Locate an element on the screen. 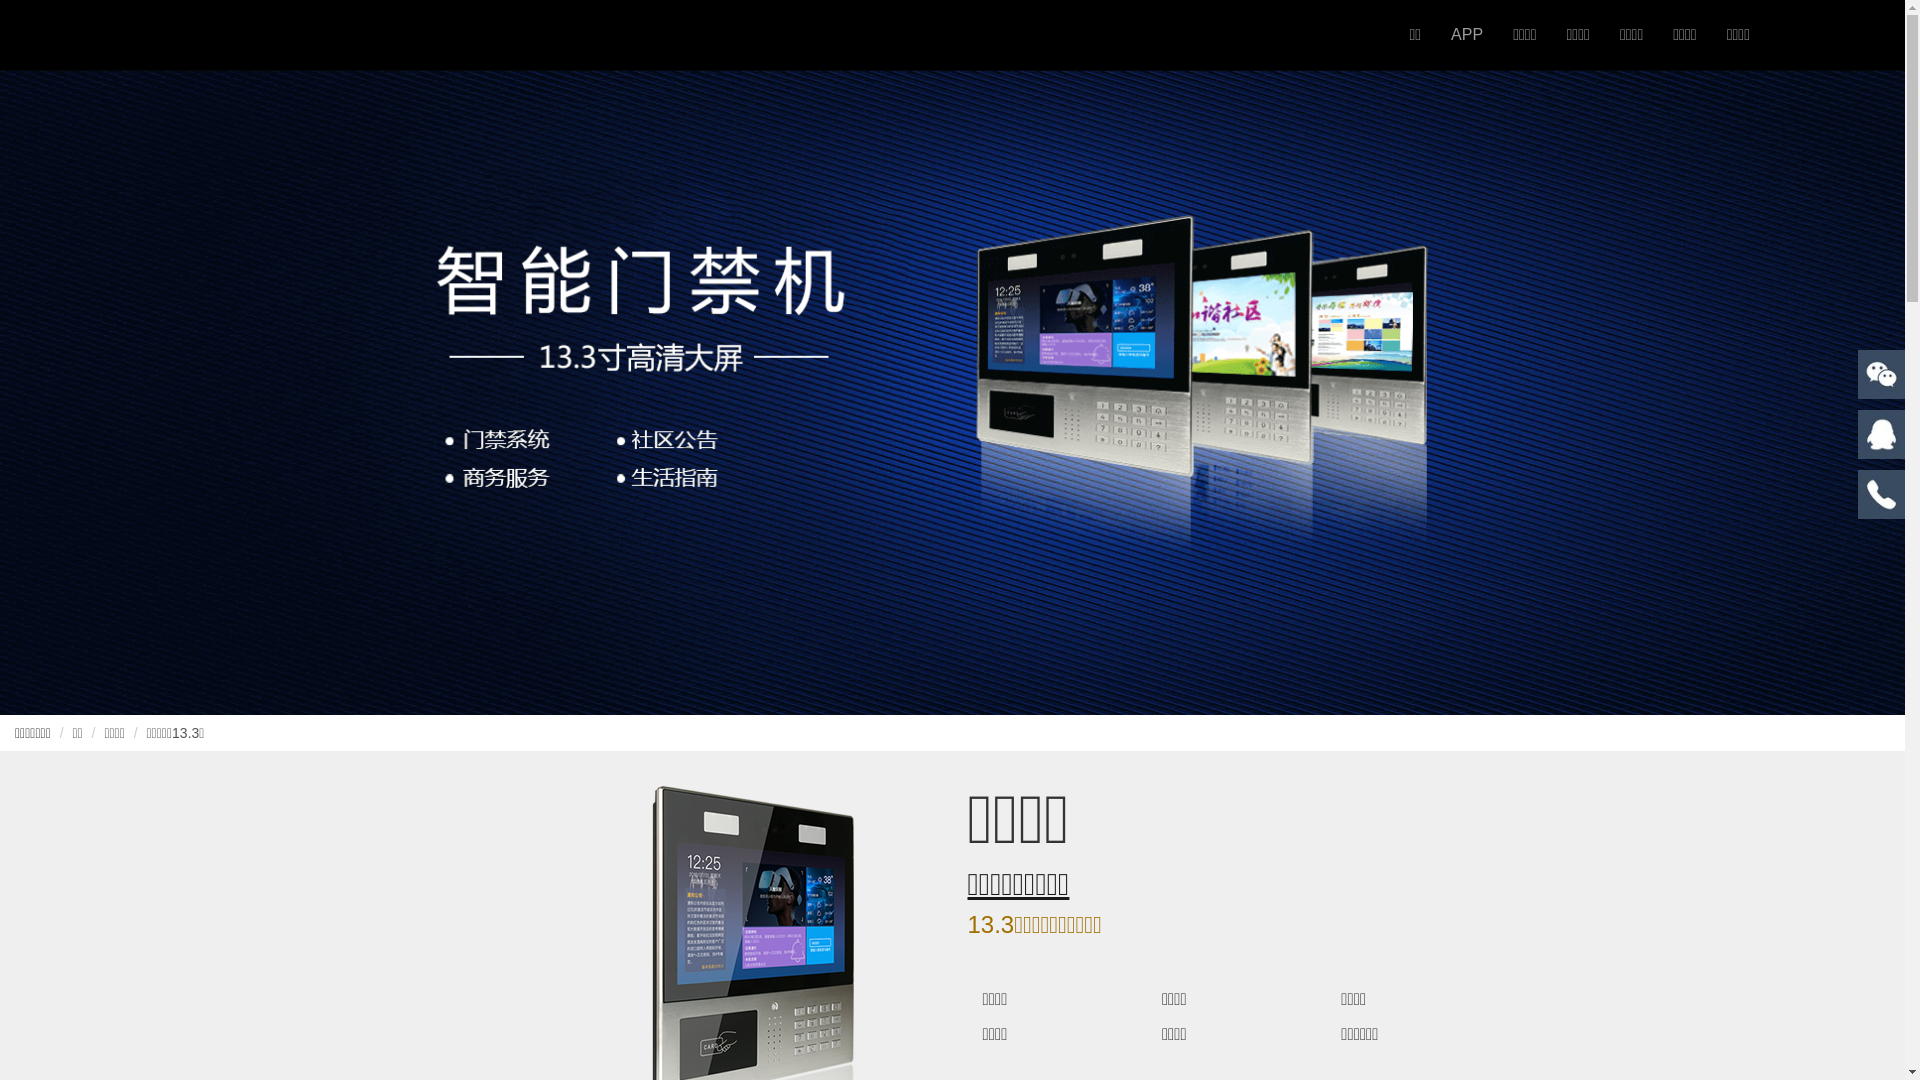 This screenshot has width=1920, height=1080. 'APP' is located at coordinates (1434, 34).